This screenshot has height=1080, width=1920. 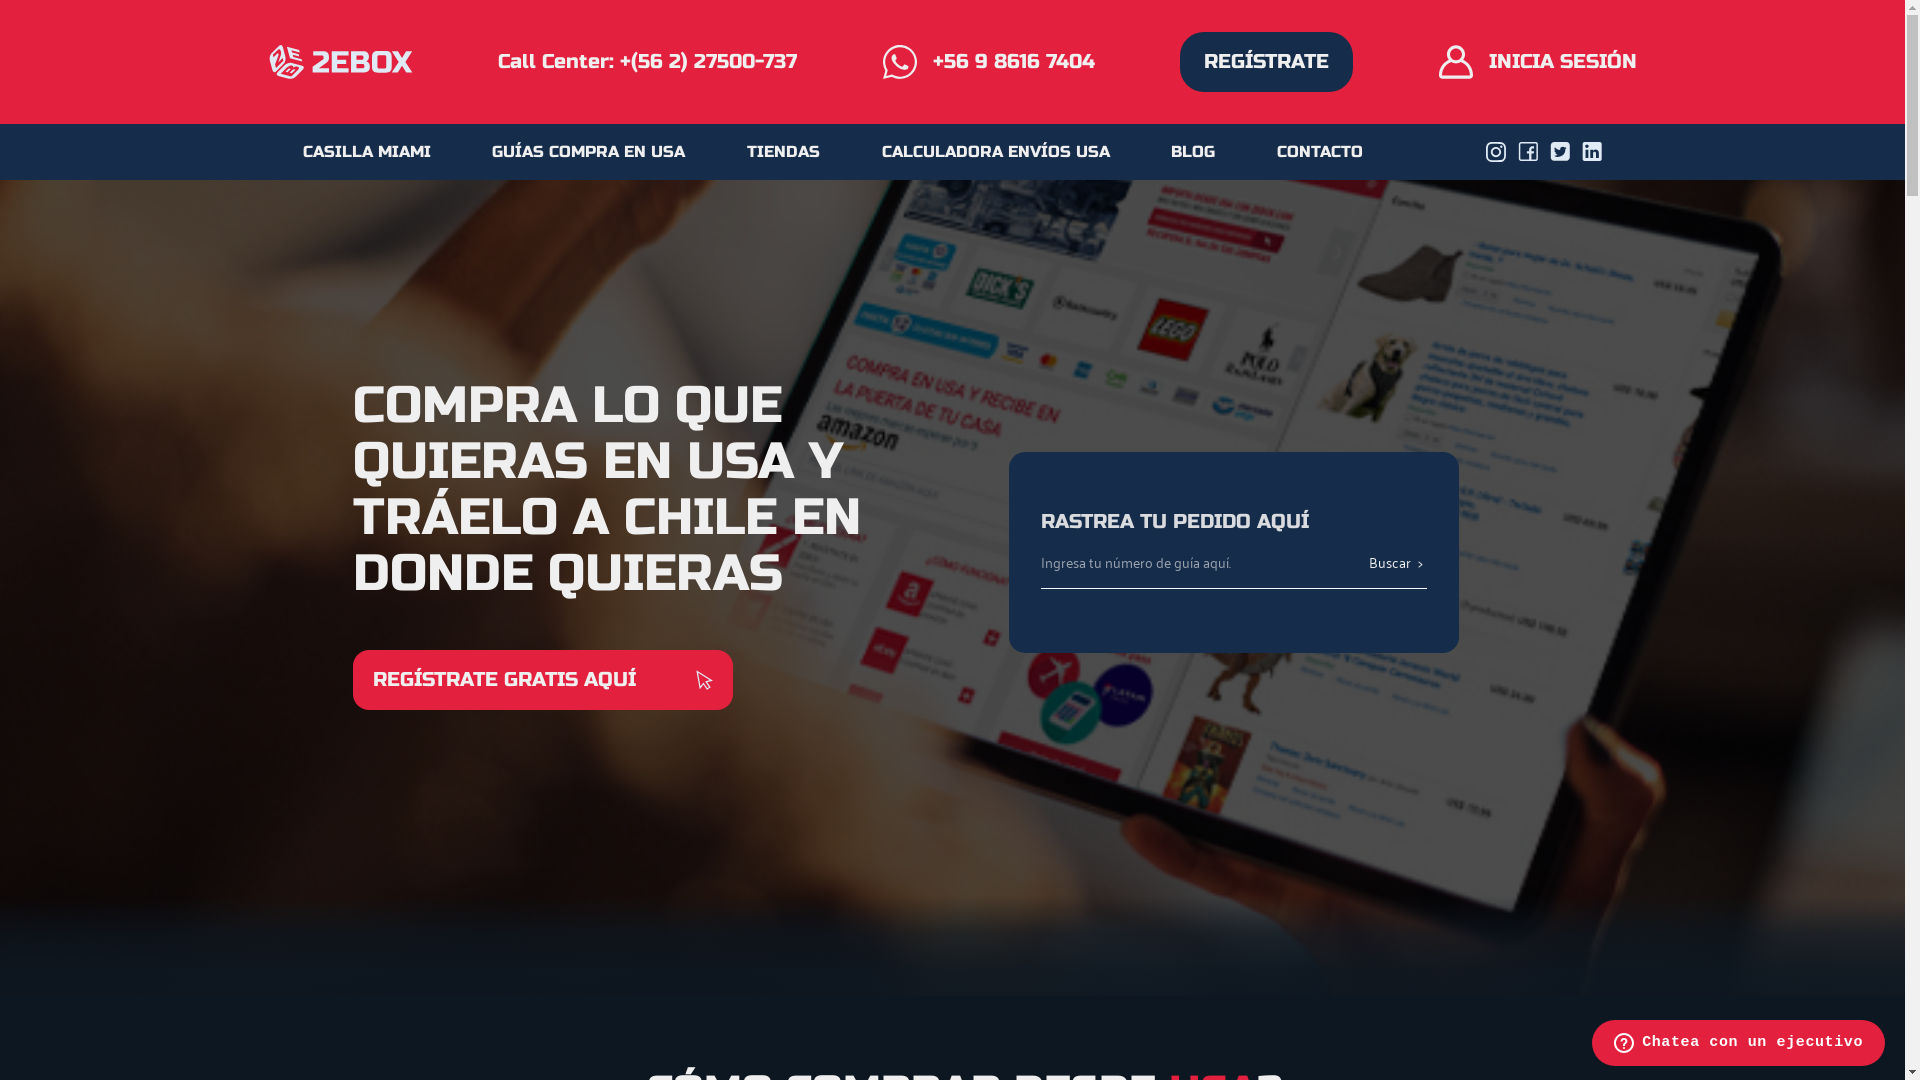 I want to click on 'linkedin', so click(x=1591, y=150).